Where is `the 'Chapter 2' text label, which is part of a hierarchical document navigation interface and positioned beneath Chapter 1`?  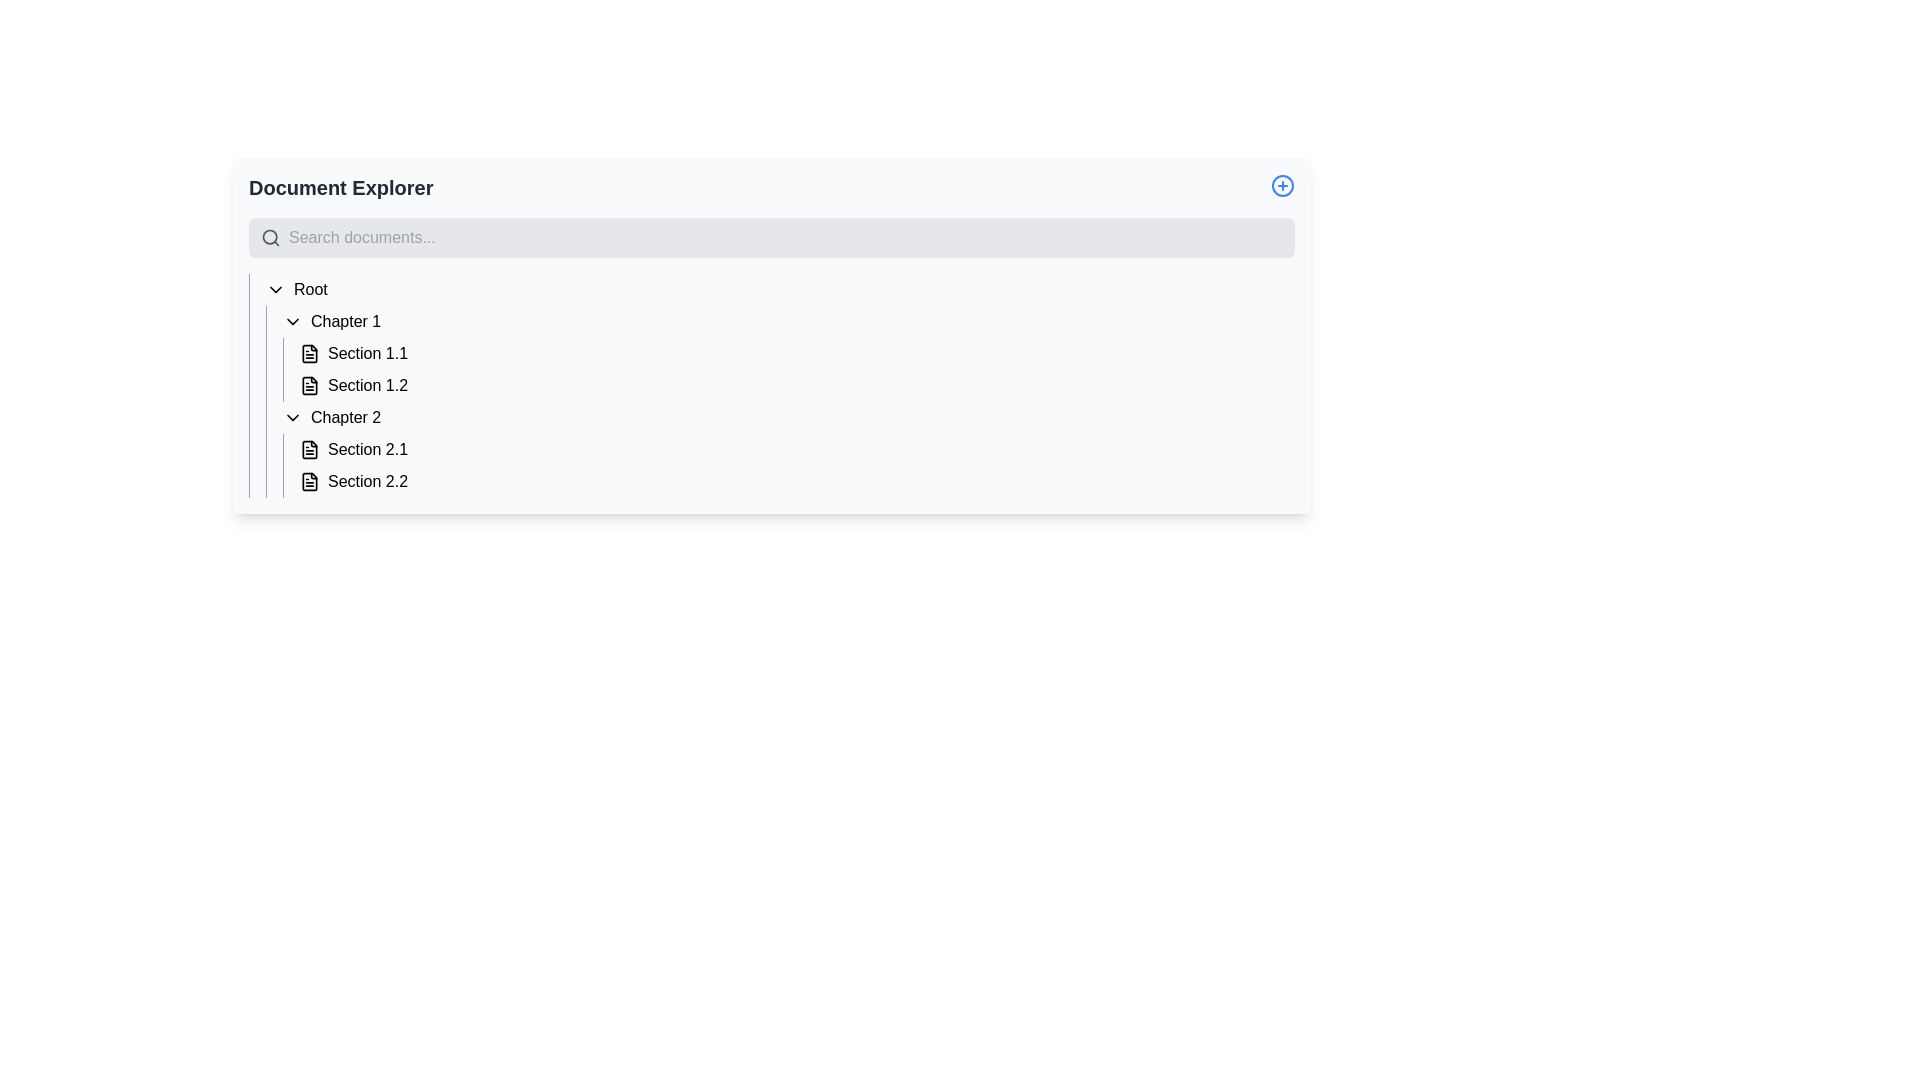
the 'Chapter 2' text label, which is part of a hierarchical document navigation interface and positioned beneath Chapter 1 is located at coordinates (346, 416).